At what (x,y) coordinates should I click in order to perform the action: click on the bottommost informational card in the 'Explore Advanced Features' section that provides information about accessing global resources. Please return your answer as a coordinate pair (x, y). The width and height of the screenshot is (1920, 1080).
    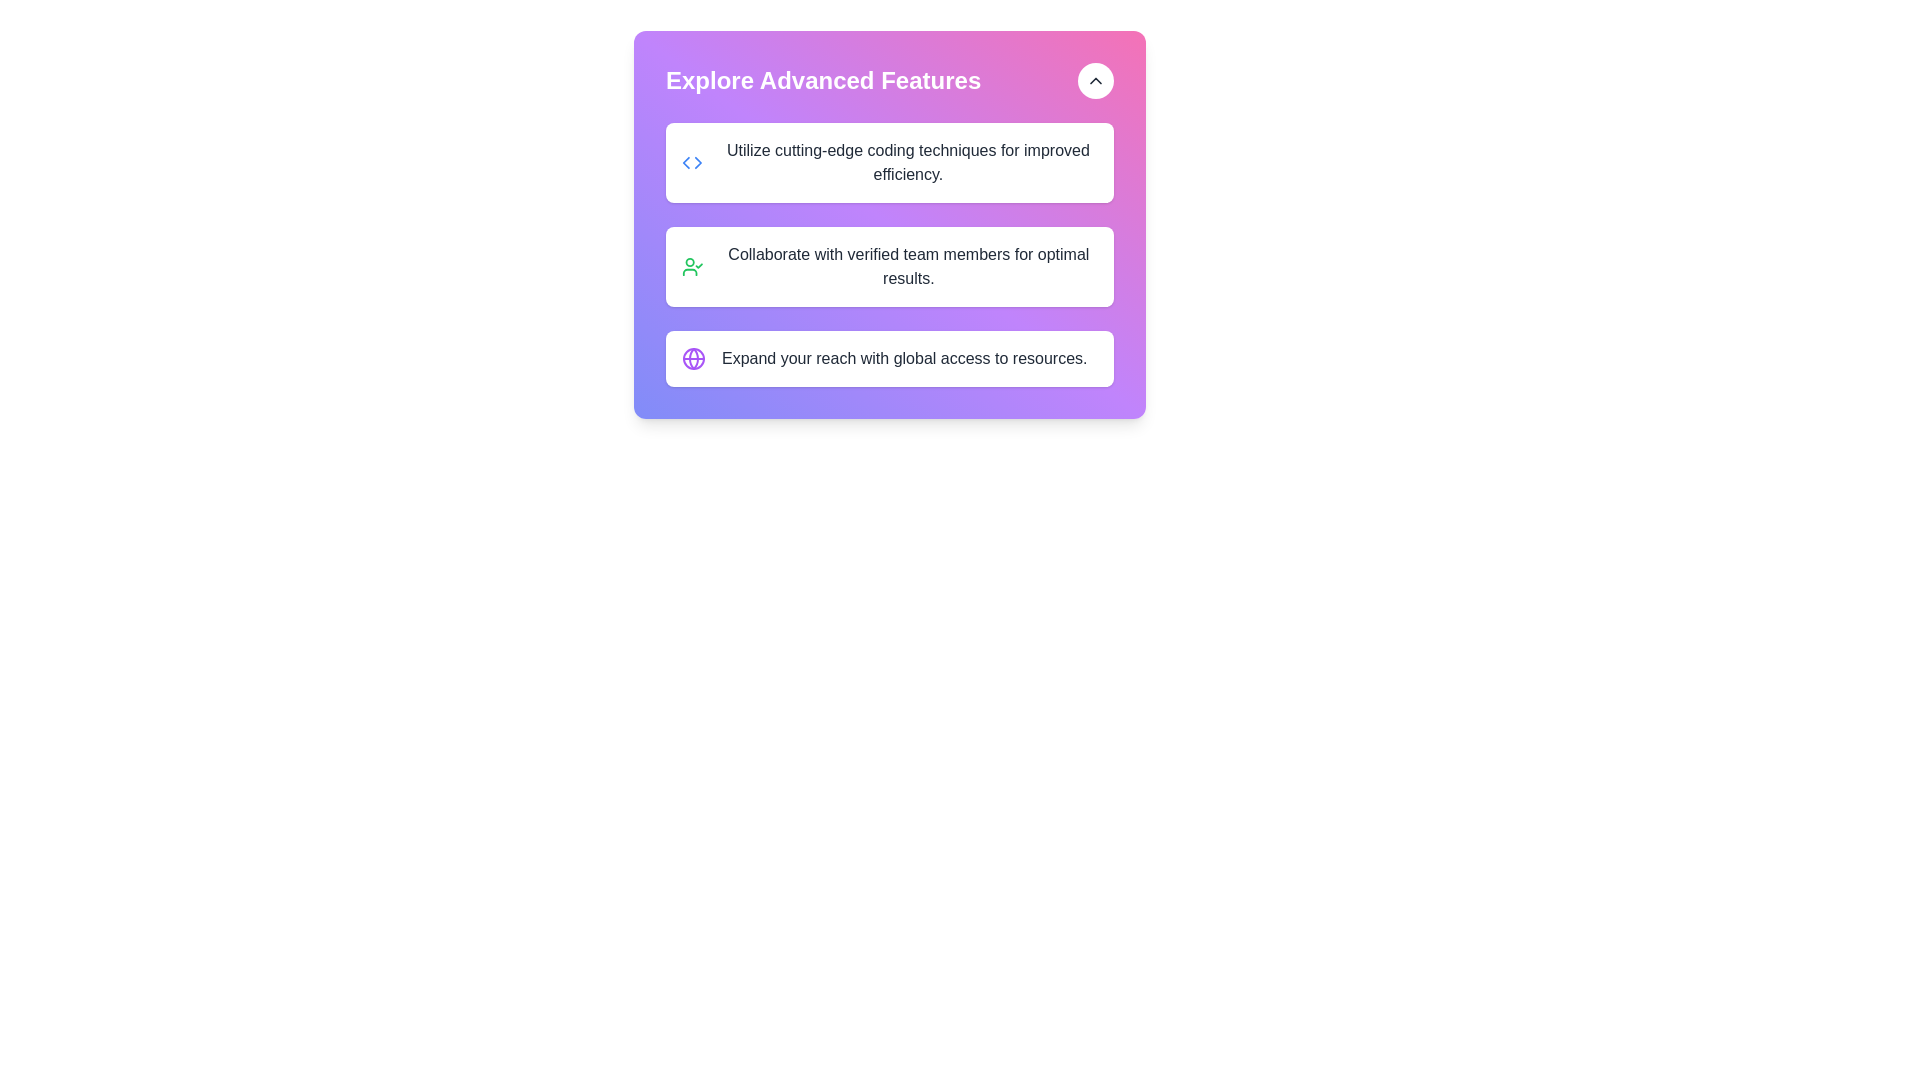
    Looking at the image, I should click on (888, 357).